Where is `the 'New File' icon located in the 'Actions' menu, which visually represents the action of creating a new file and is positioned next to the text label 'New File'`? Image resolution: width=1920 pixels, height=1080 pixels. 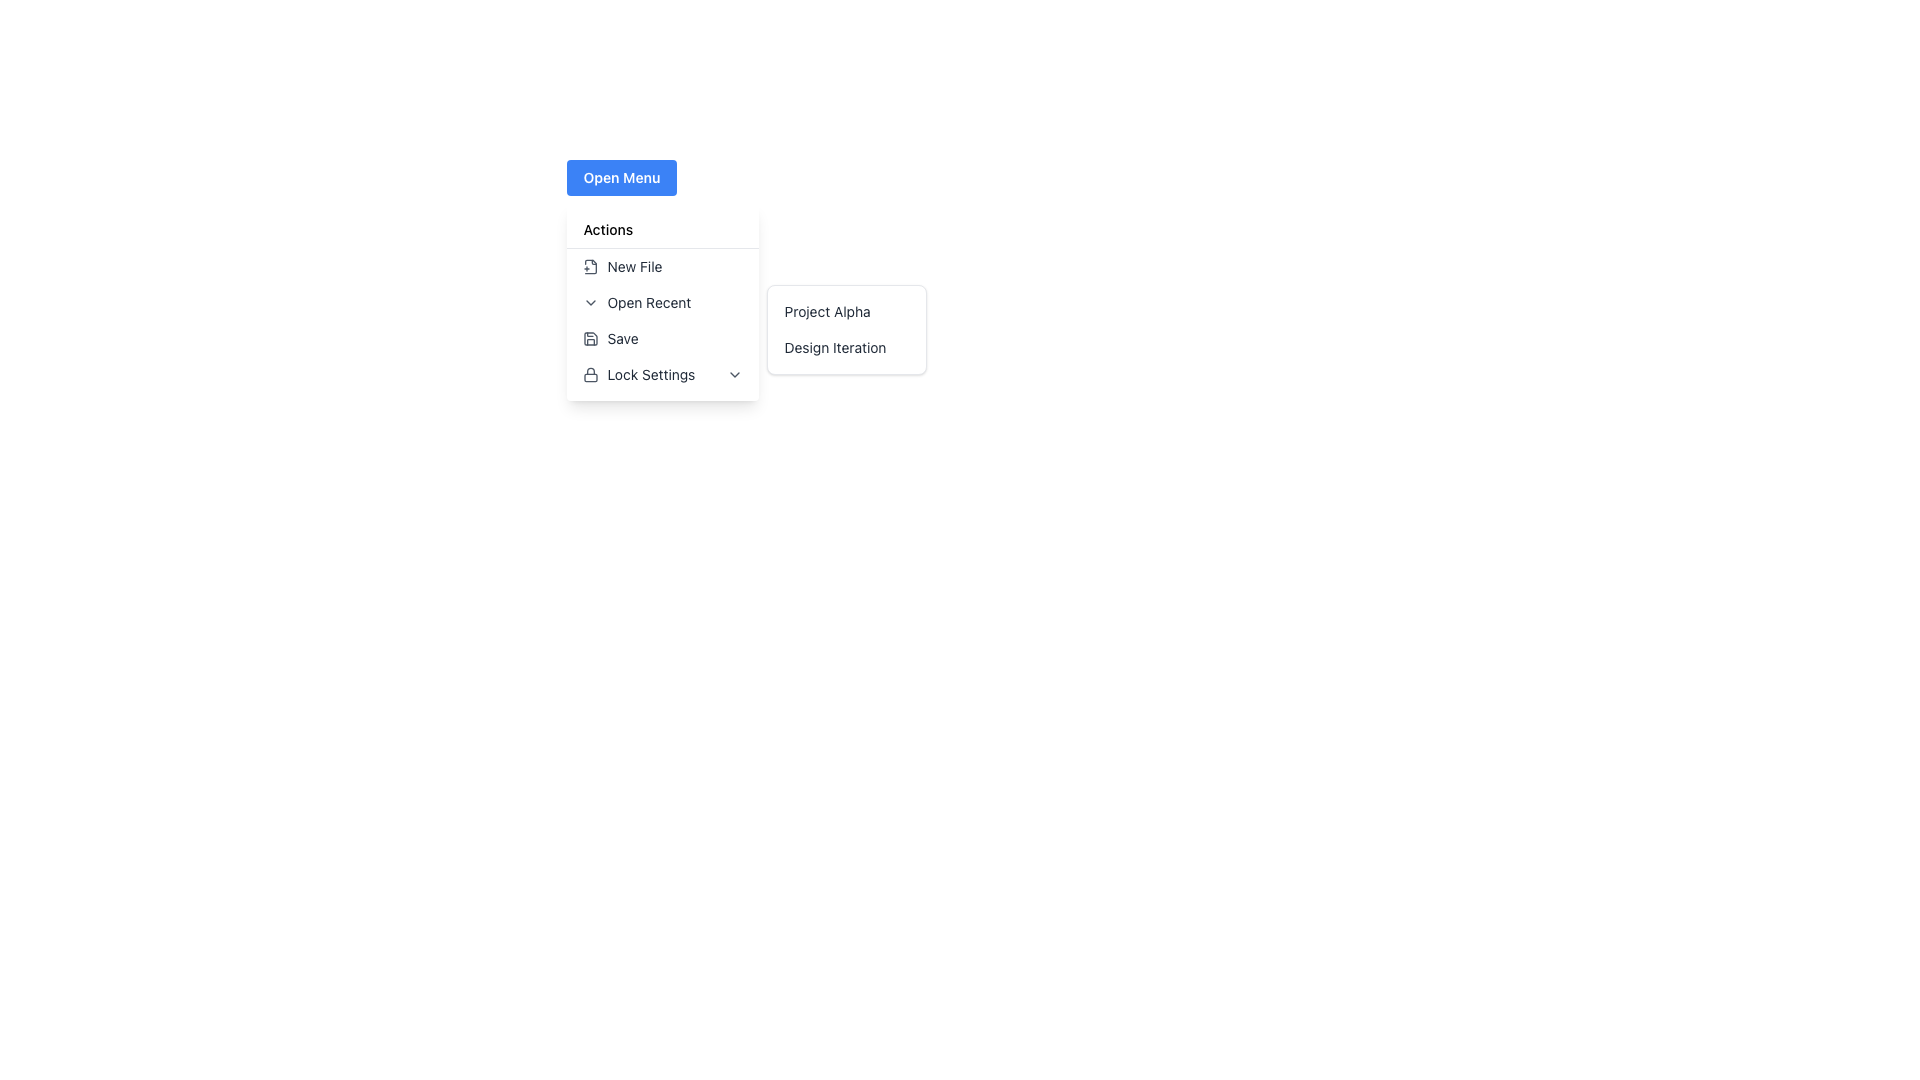 the 'New File' icon located in the 'Actions' menu, which visually represents the action of creating a new file and is positioned next to the text label 'New File' is located at coordinates (590, 265).